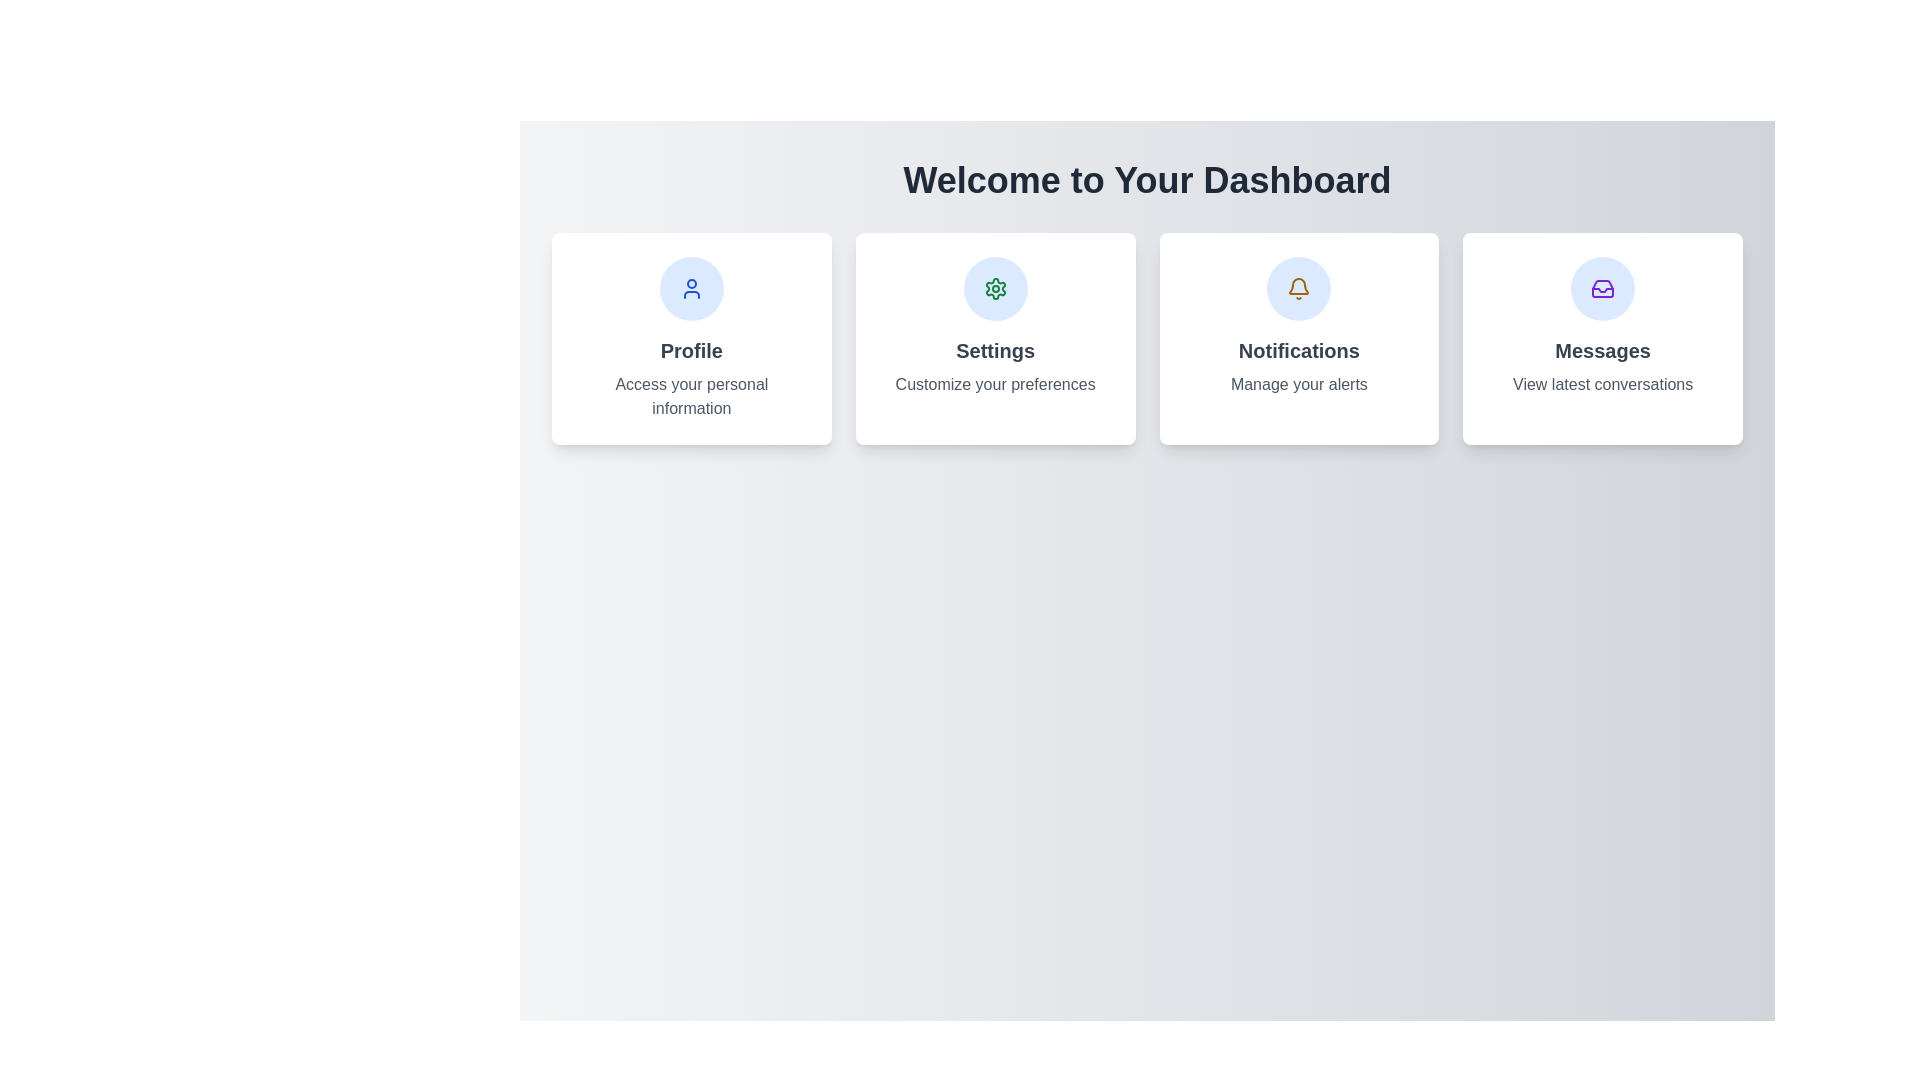 The width and height of the screenshot is (1920, 1080). Describe the element at coordinates (1603, 289) in the screenshot. I see `the message icon located inside the rightmost card labeled 'Messages' in the dashboard grid, which is the fourth card in the row and centrally aligned near the top of the card` at that location.